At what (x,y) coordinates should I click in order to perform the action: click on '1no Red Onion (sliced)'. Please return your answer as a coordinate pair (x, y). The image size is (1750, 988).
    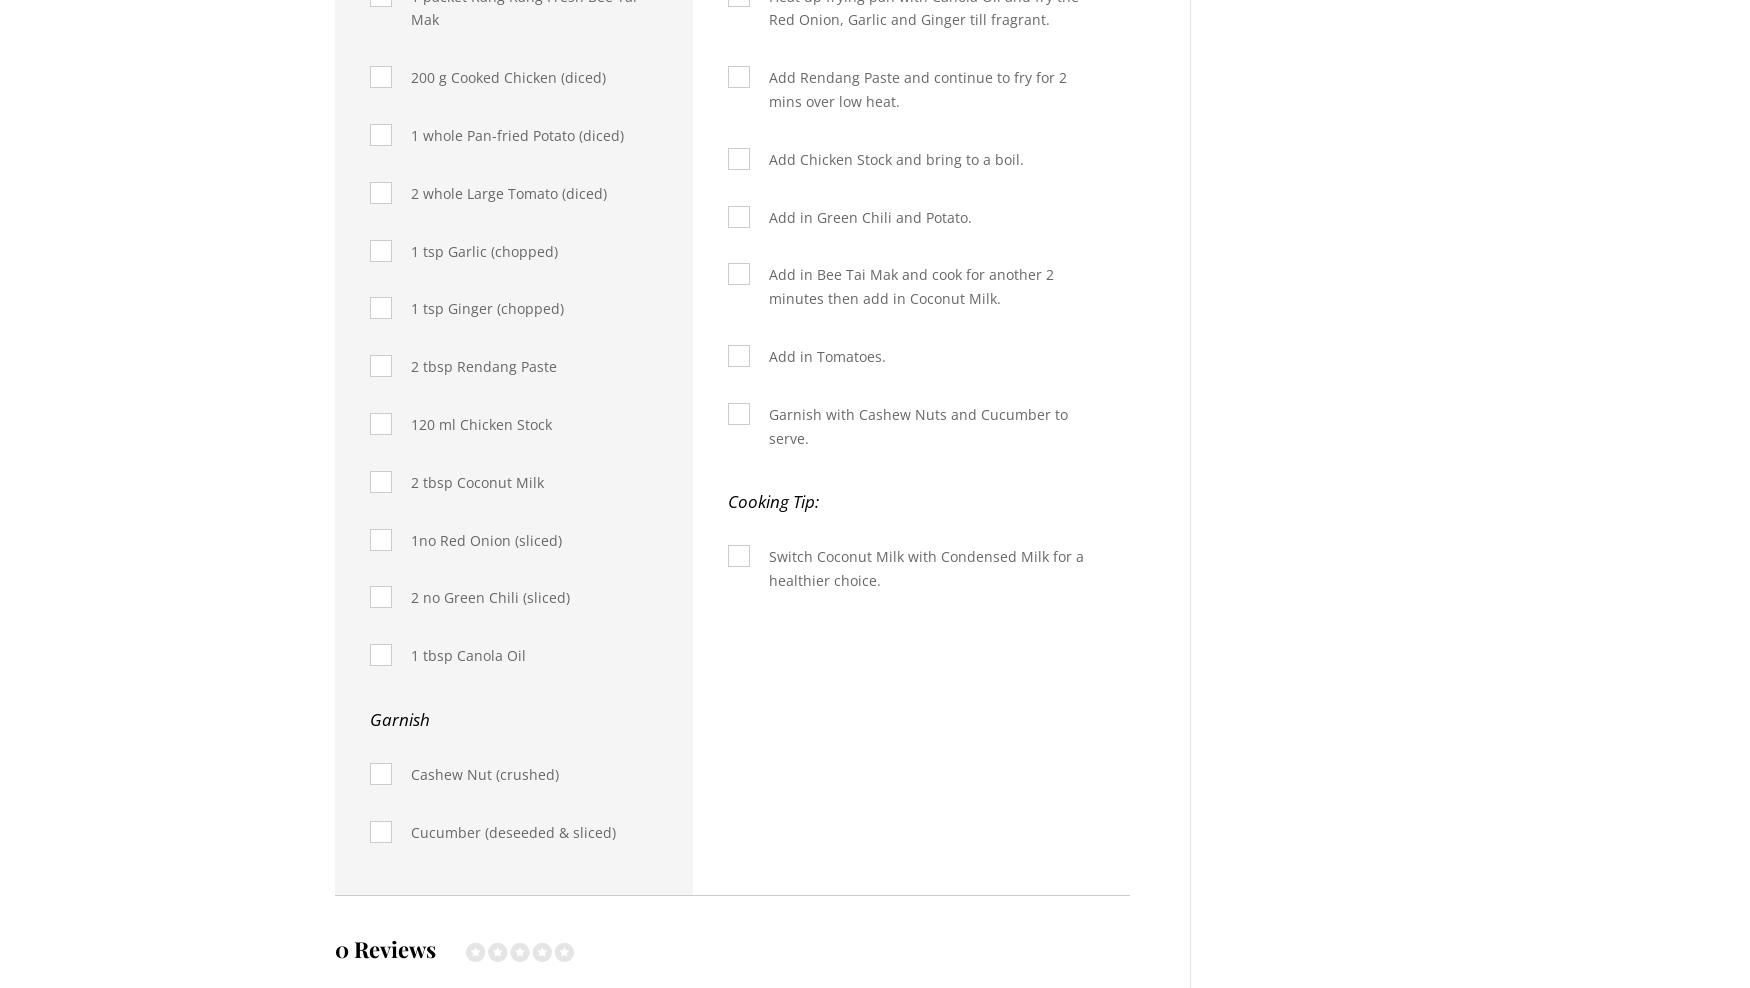
    Looking at the image, I should click on (486, 538).